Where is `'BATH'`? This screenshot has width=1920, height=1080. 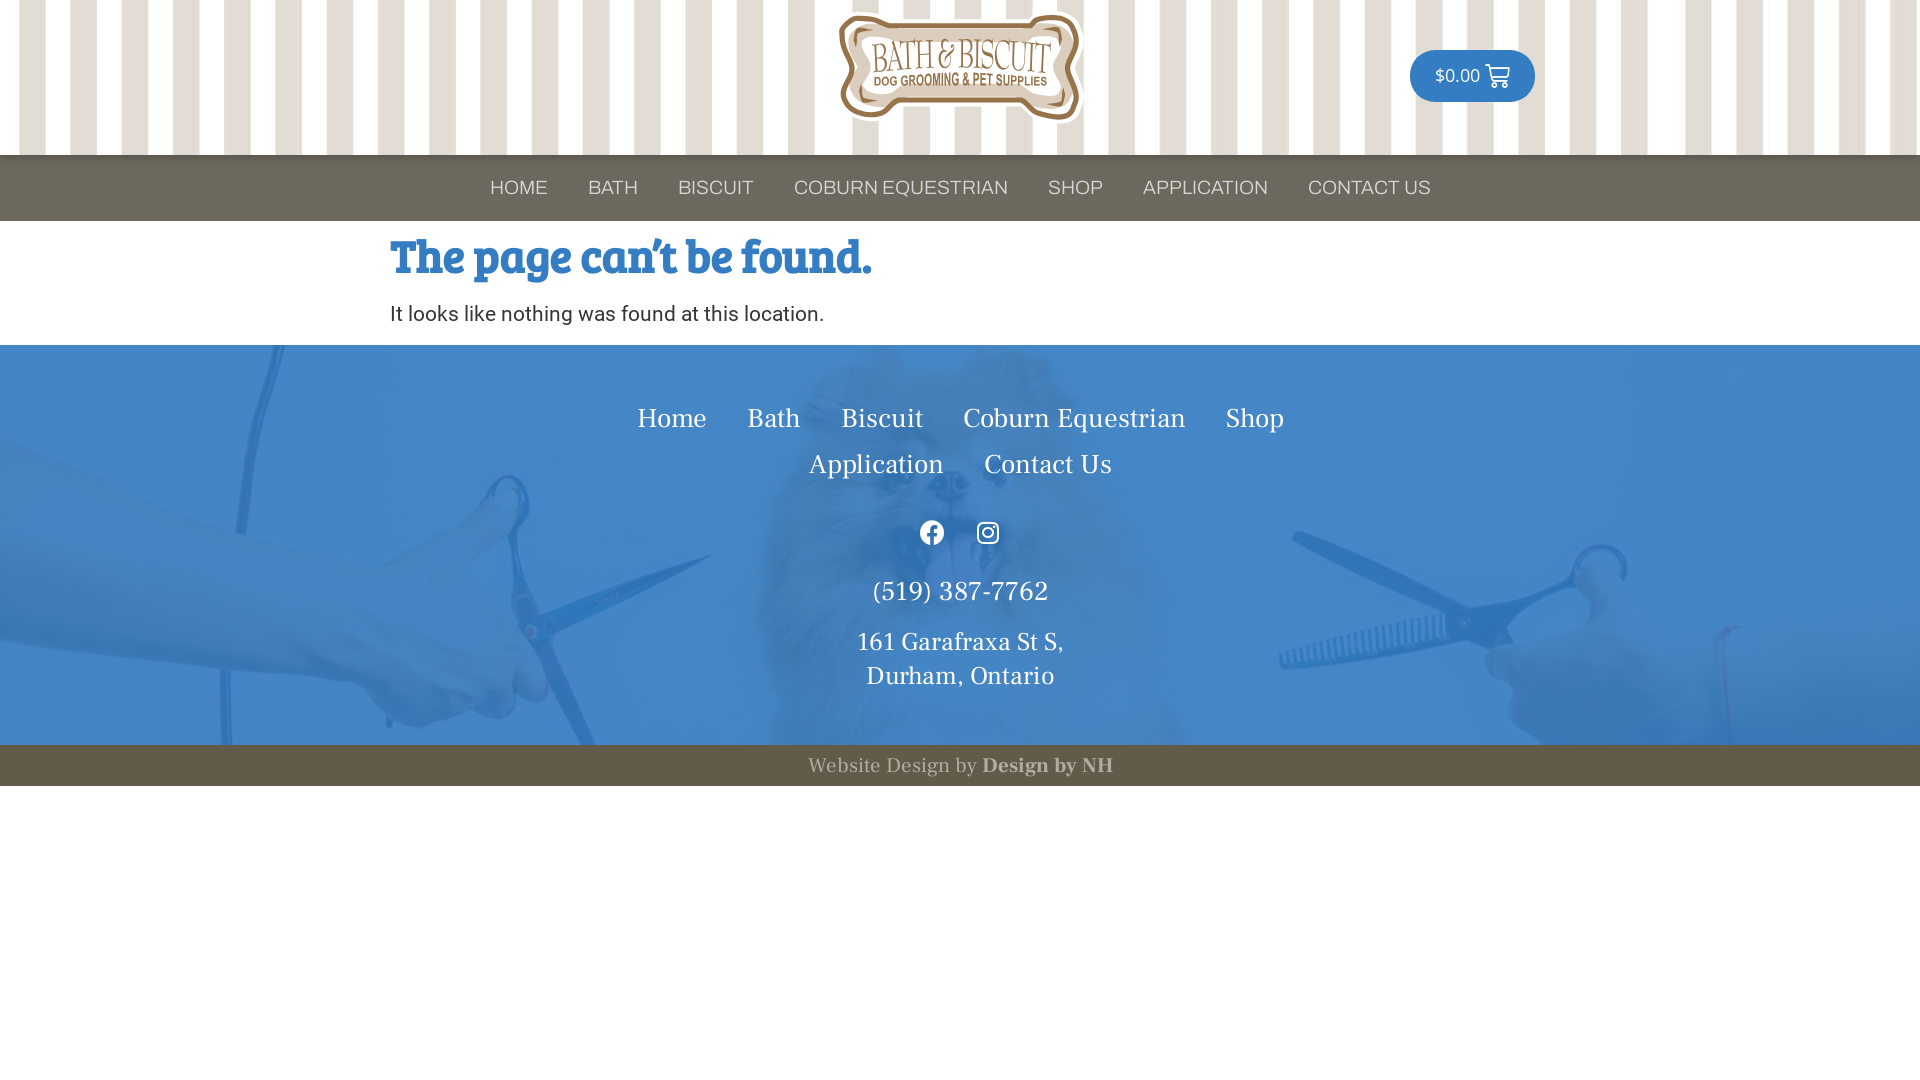
'BATH' is located at coordinates (612, 188).